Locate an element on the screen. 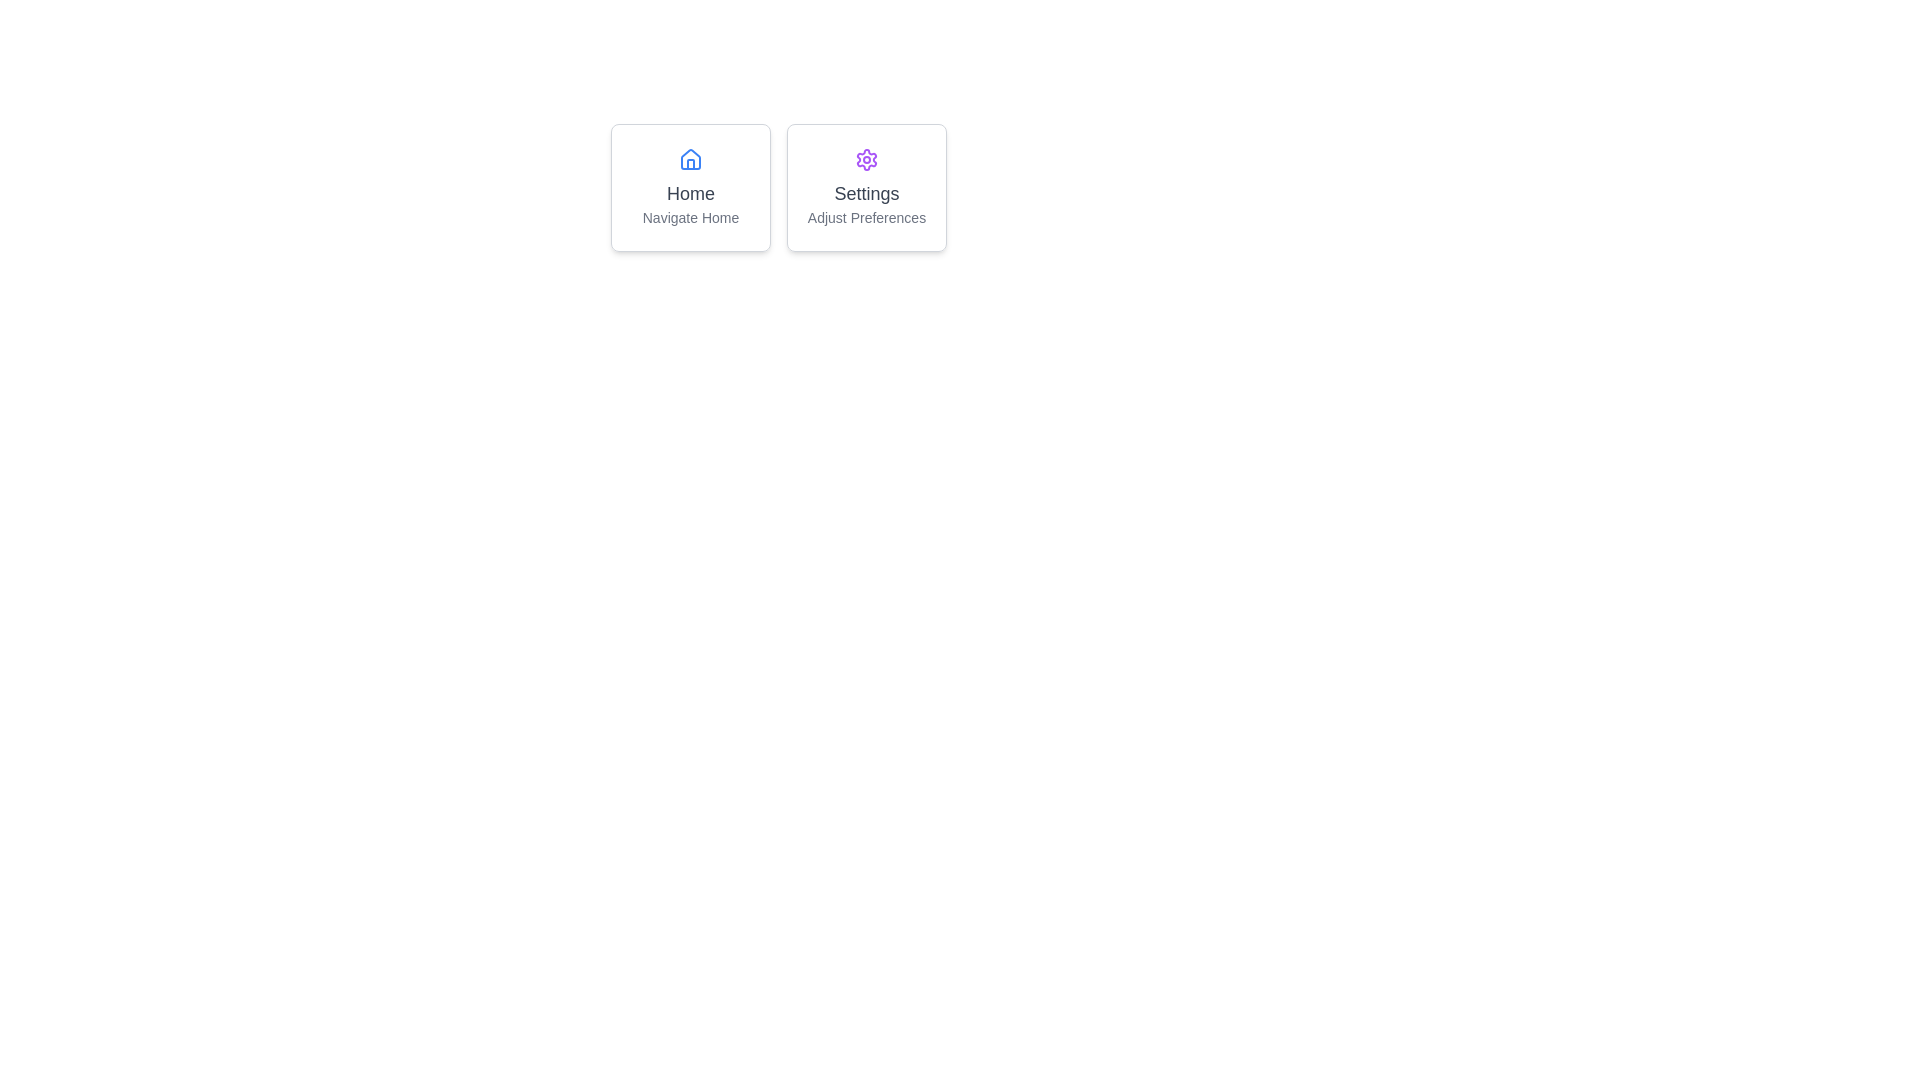  the 'Settings' text label, which is bold and gray, positioned at the top-middle section of its card element is located at coordinates (867, 193).